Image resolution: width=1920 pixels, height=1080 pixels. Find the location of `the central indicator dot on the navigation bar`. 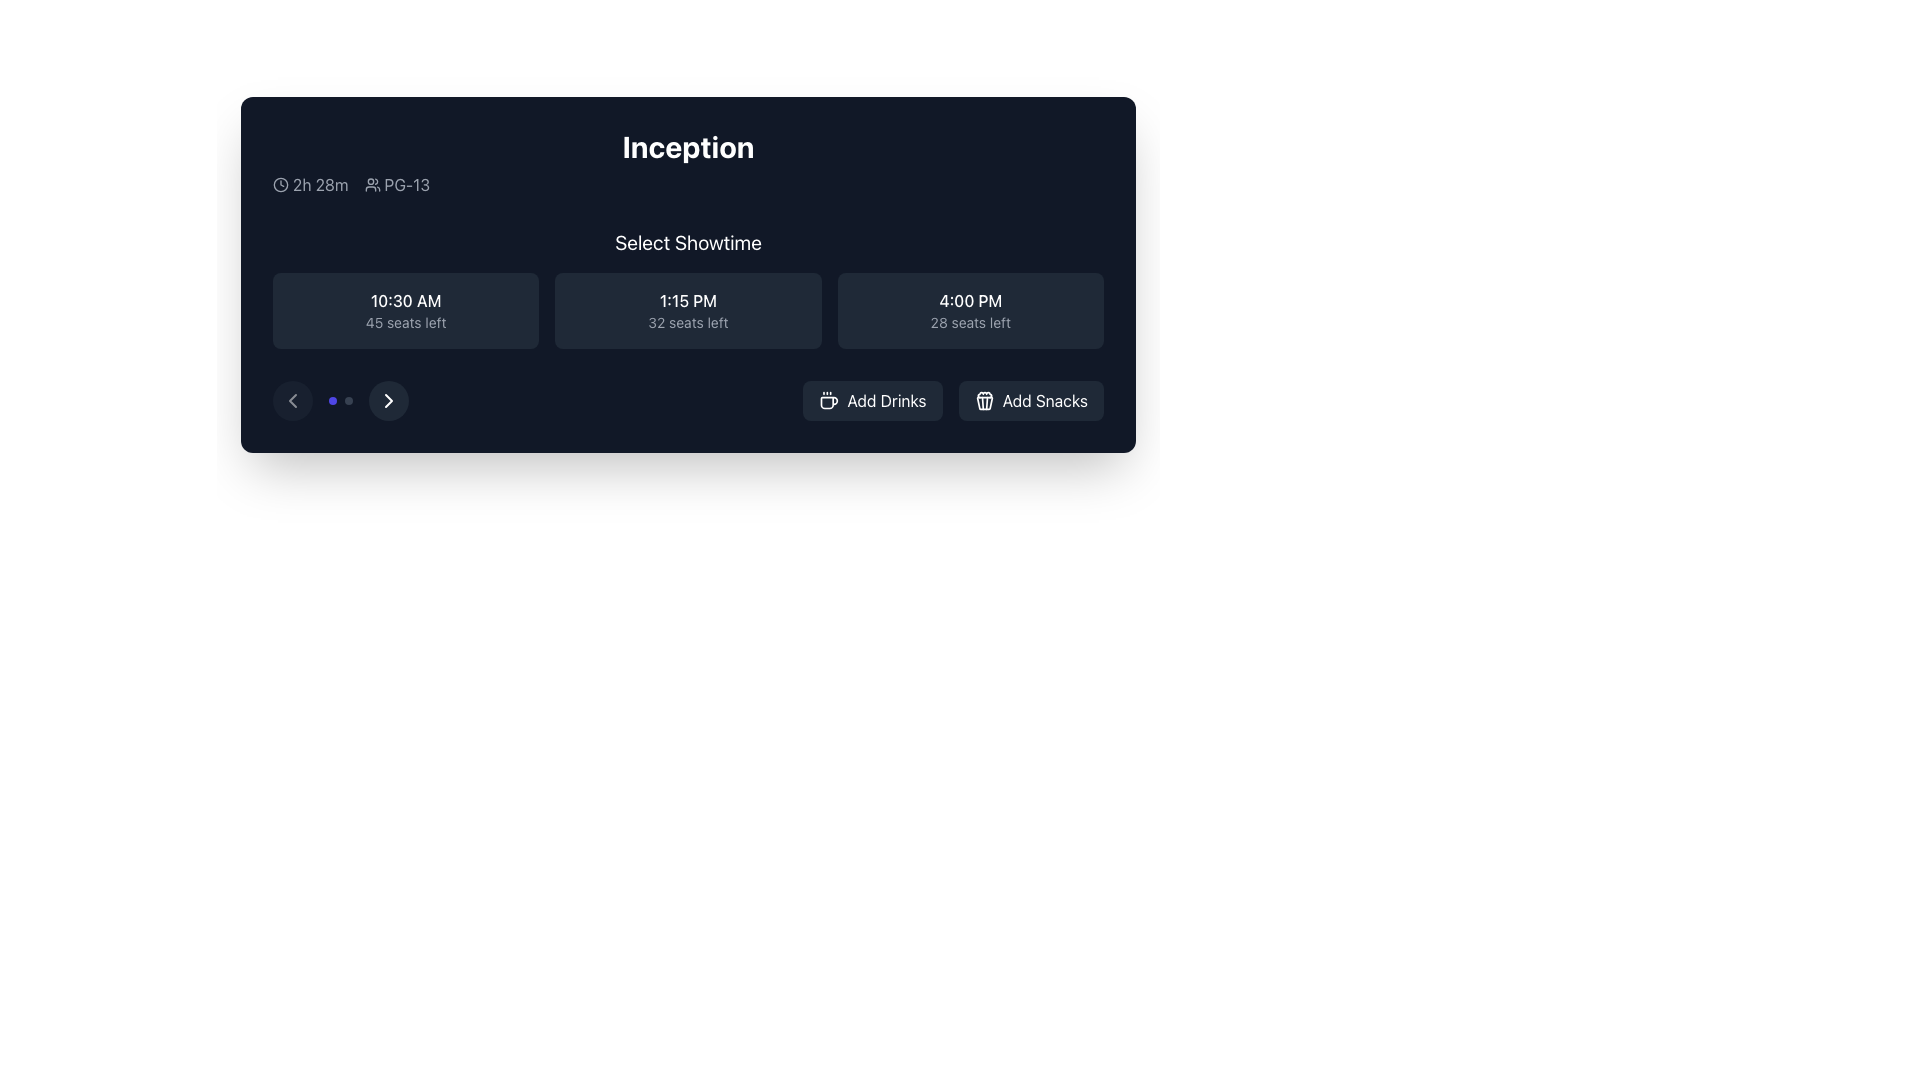

the central indicator dot on the navigation bar is located at coordinates (340, 401).